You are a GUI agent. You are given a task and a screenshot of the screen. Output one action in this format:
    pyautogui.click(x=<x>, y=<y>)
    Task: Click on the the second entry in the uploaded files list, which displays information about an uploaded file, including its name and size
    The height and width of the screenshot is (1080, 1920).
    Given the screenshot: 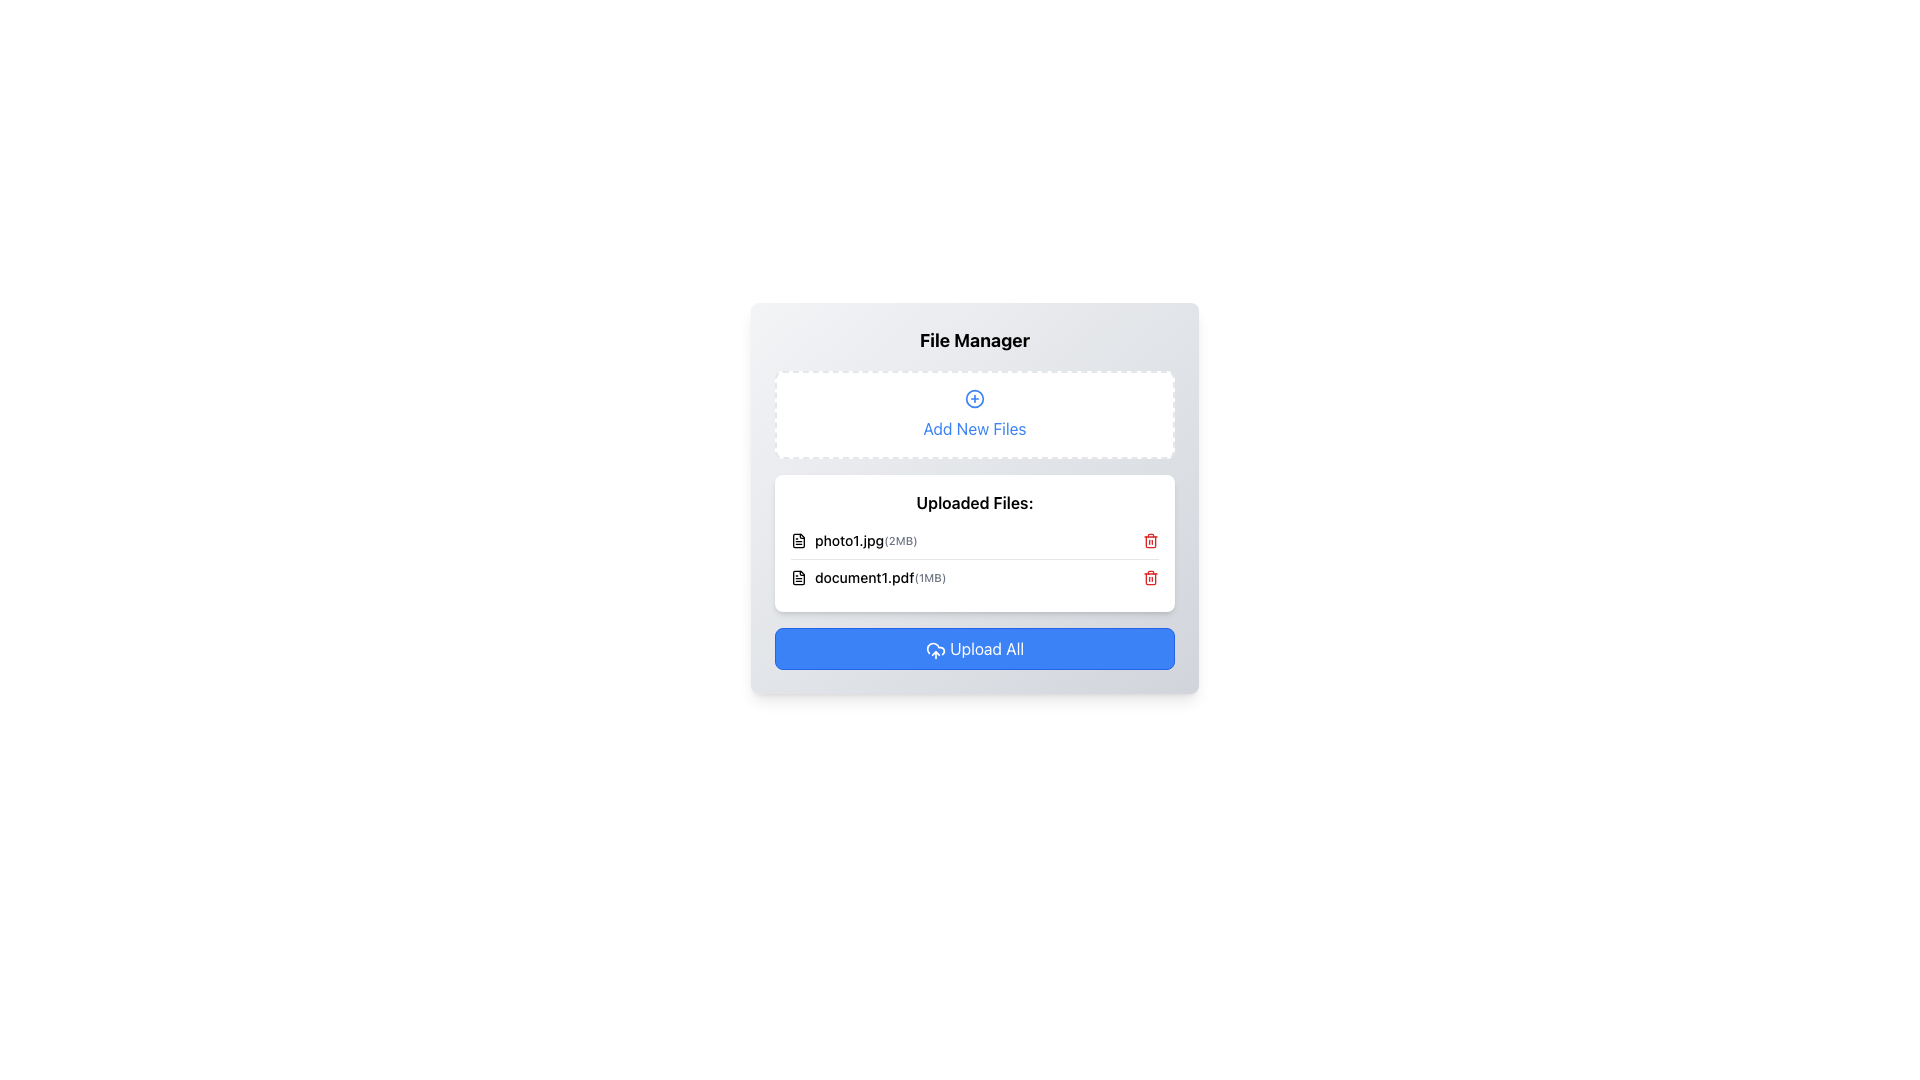 What is the action you would take?
    pyautogui.click(x=880, y=578)
    